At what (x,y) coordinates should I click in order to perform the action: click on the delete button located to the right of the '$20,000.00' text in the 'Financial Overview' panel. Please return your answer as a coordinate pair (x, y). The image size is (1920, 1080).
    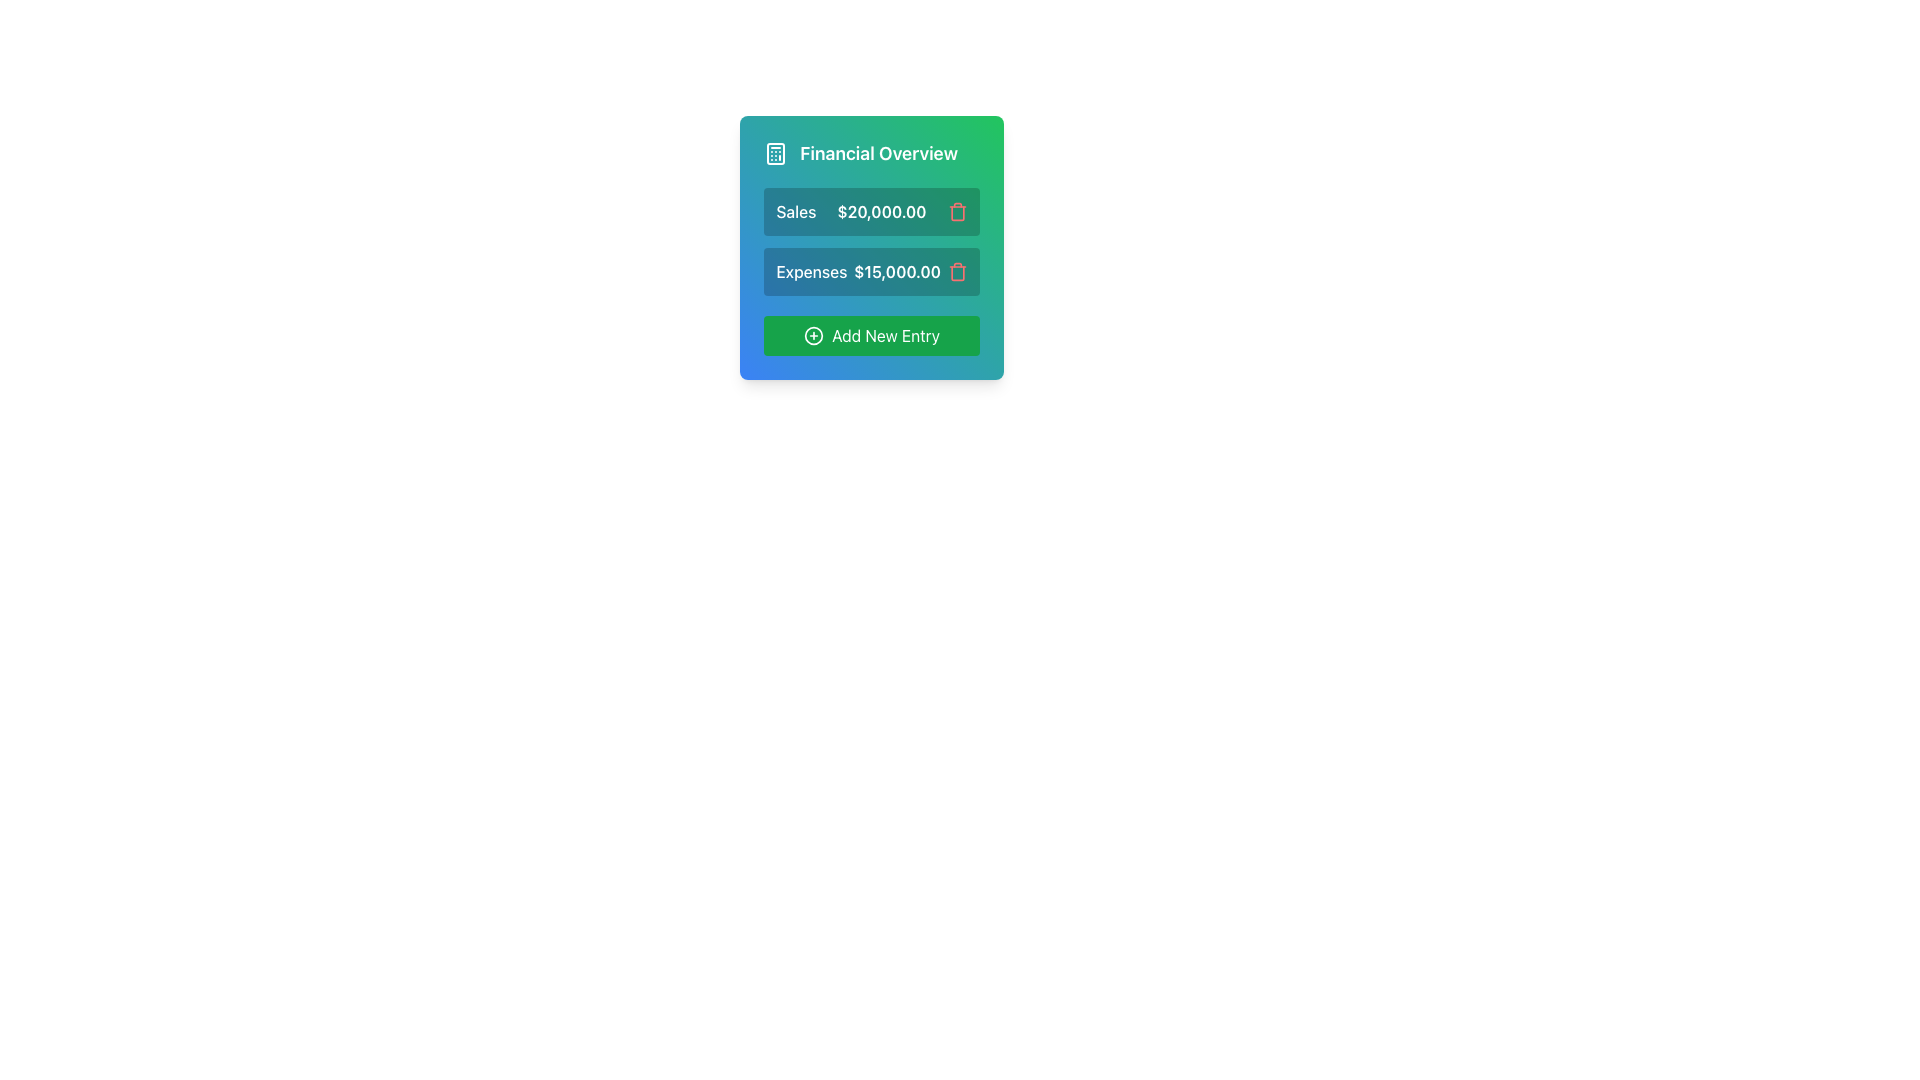
    Looking at the image, I should click on (956, 212).